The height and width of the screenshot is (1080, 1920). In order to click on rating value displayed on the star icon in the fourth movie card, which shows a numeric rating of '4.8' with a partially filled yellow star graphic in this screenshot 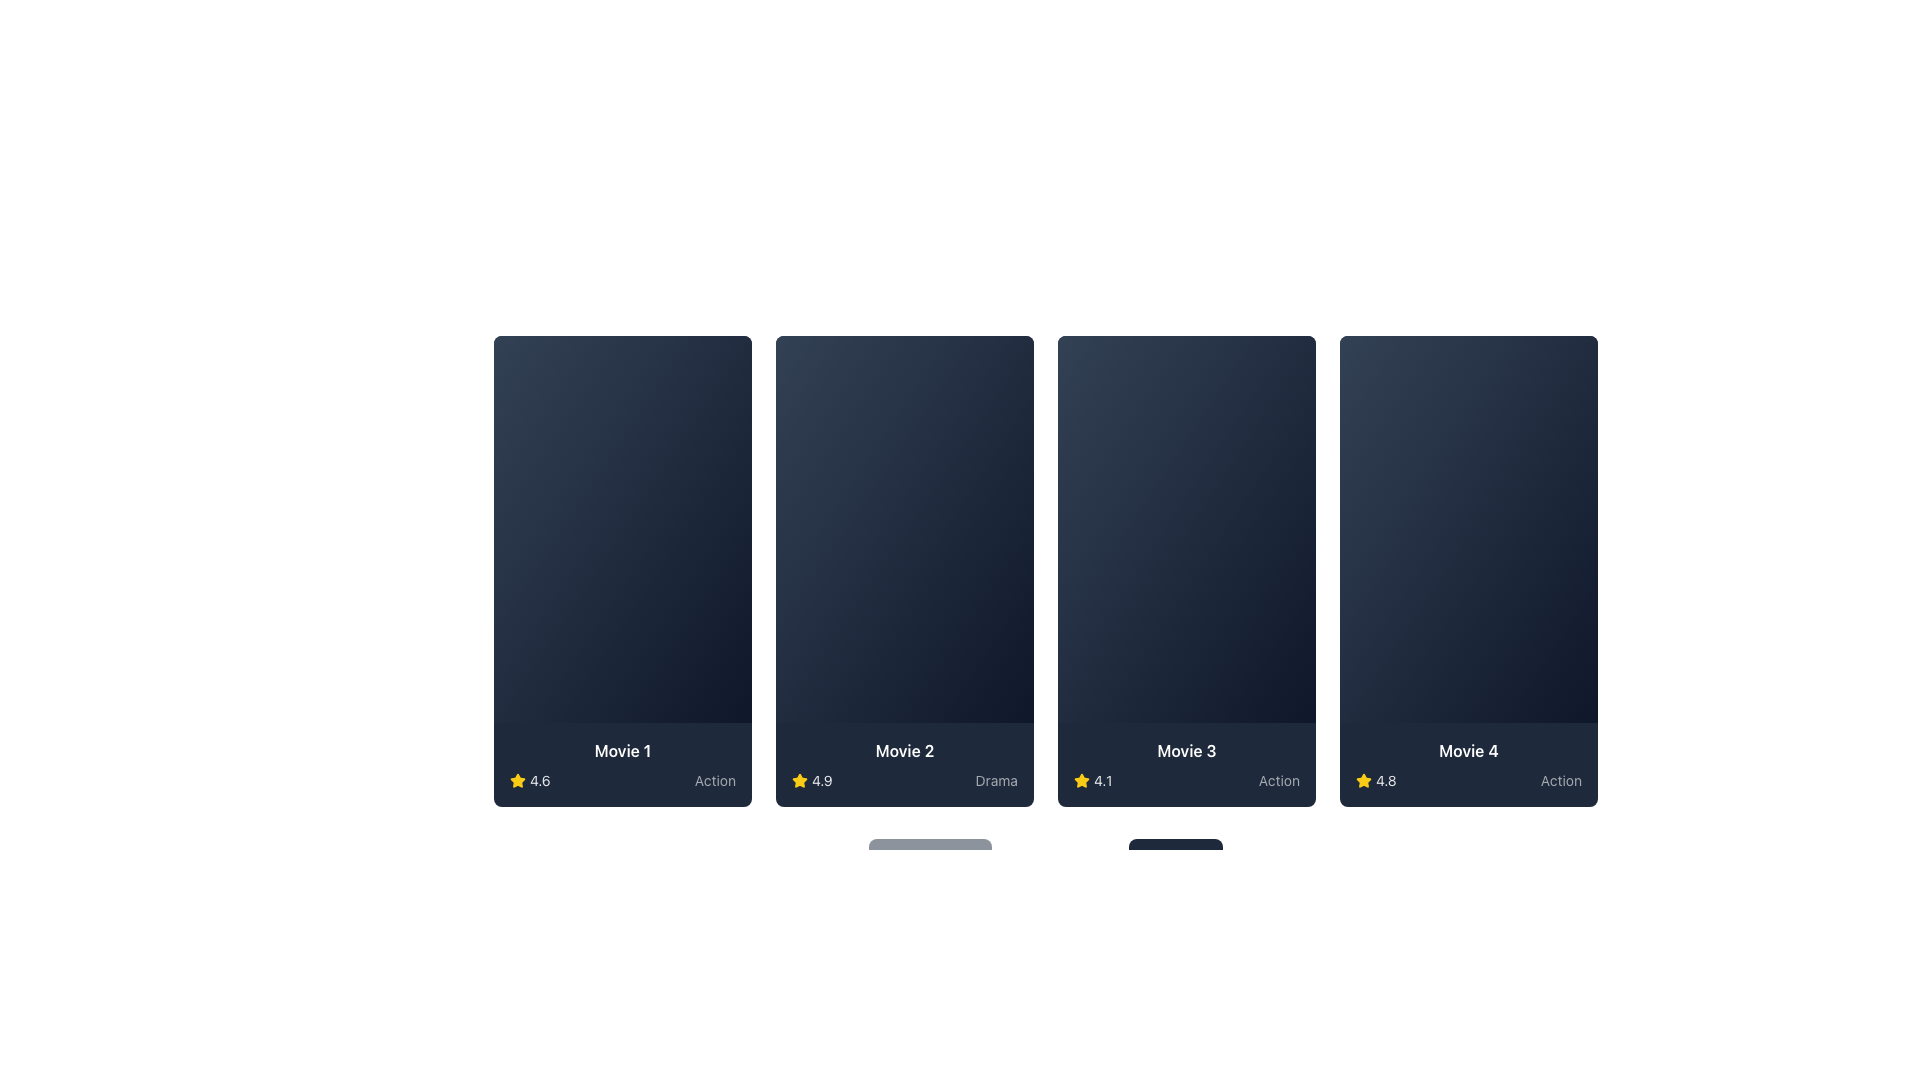, I will do `click(1375, 779)`.